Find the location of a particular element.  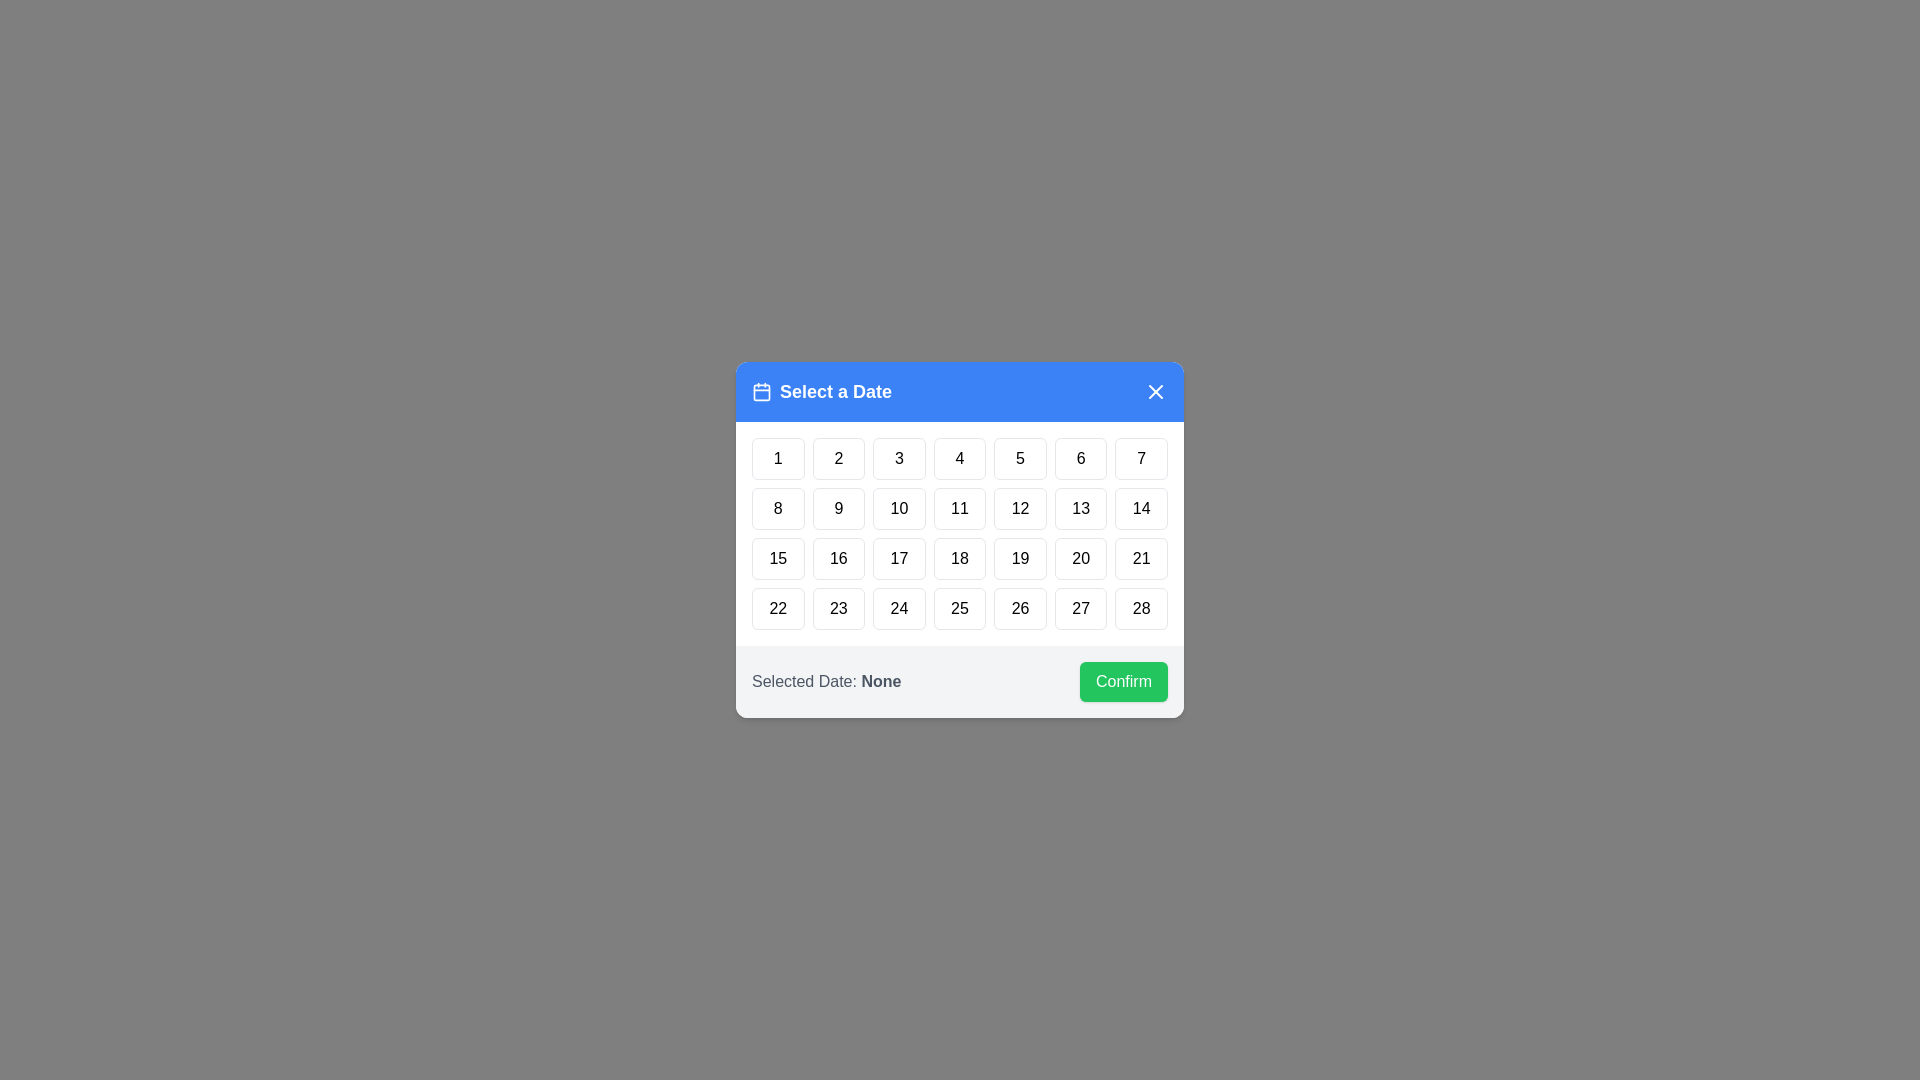

the day button labeled 19 to highlight it is located at coordinates (1021, 559).